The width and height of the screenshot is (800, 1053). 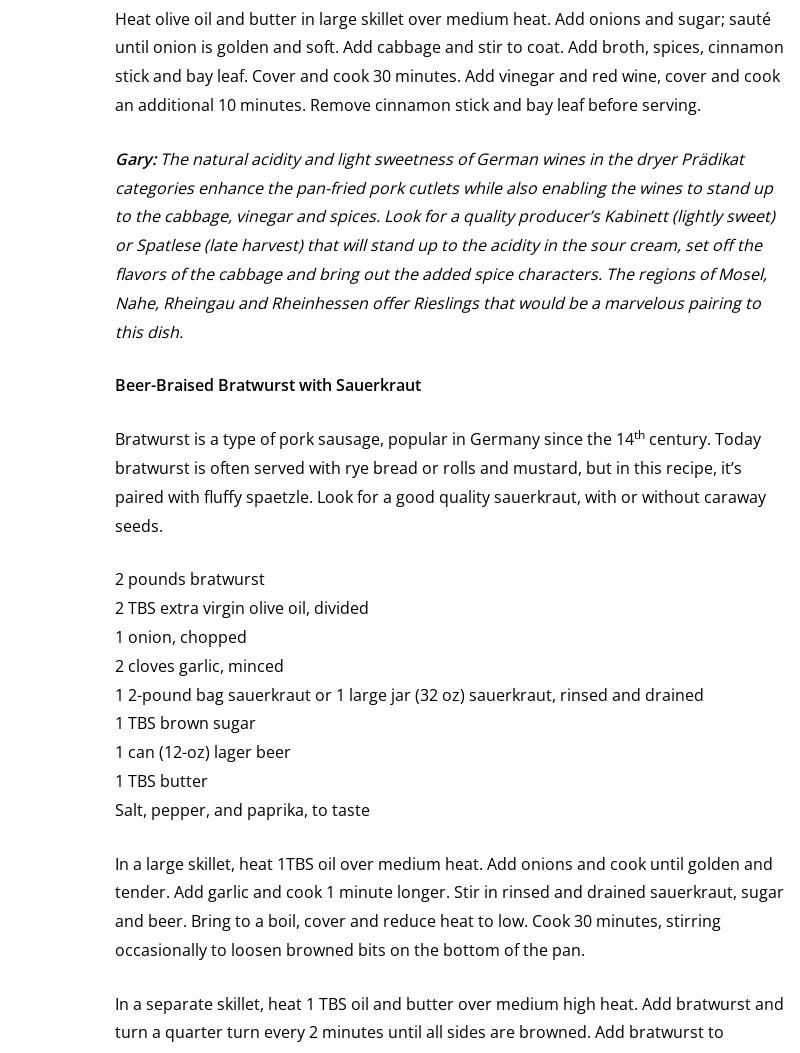 What do you see at coordinates (638, 433) in the screenshot?
I see `'th'` at bounding box center [638, 433].